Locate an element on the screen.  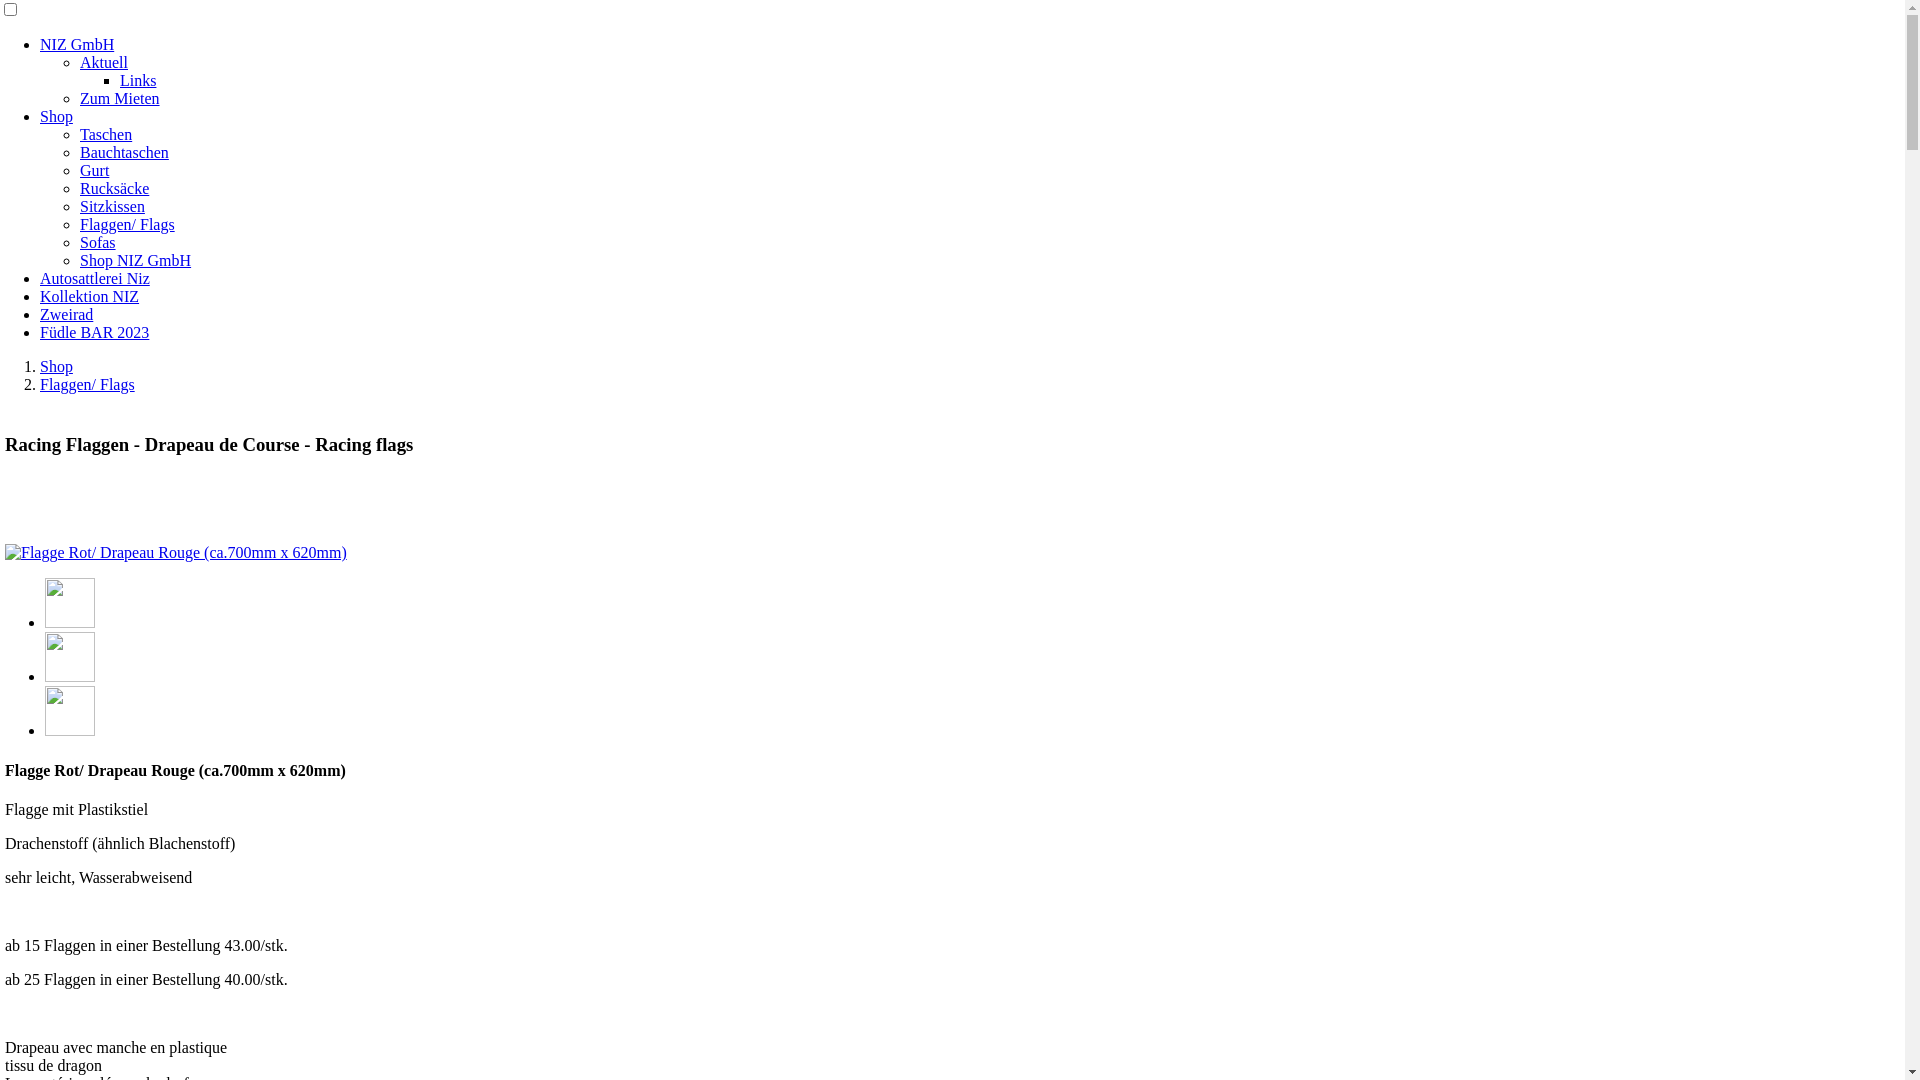
'Kollektion NIZ' is located at coordinates (88, 296).